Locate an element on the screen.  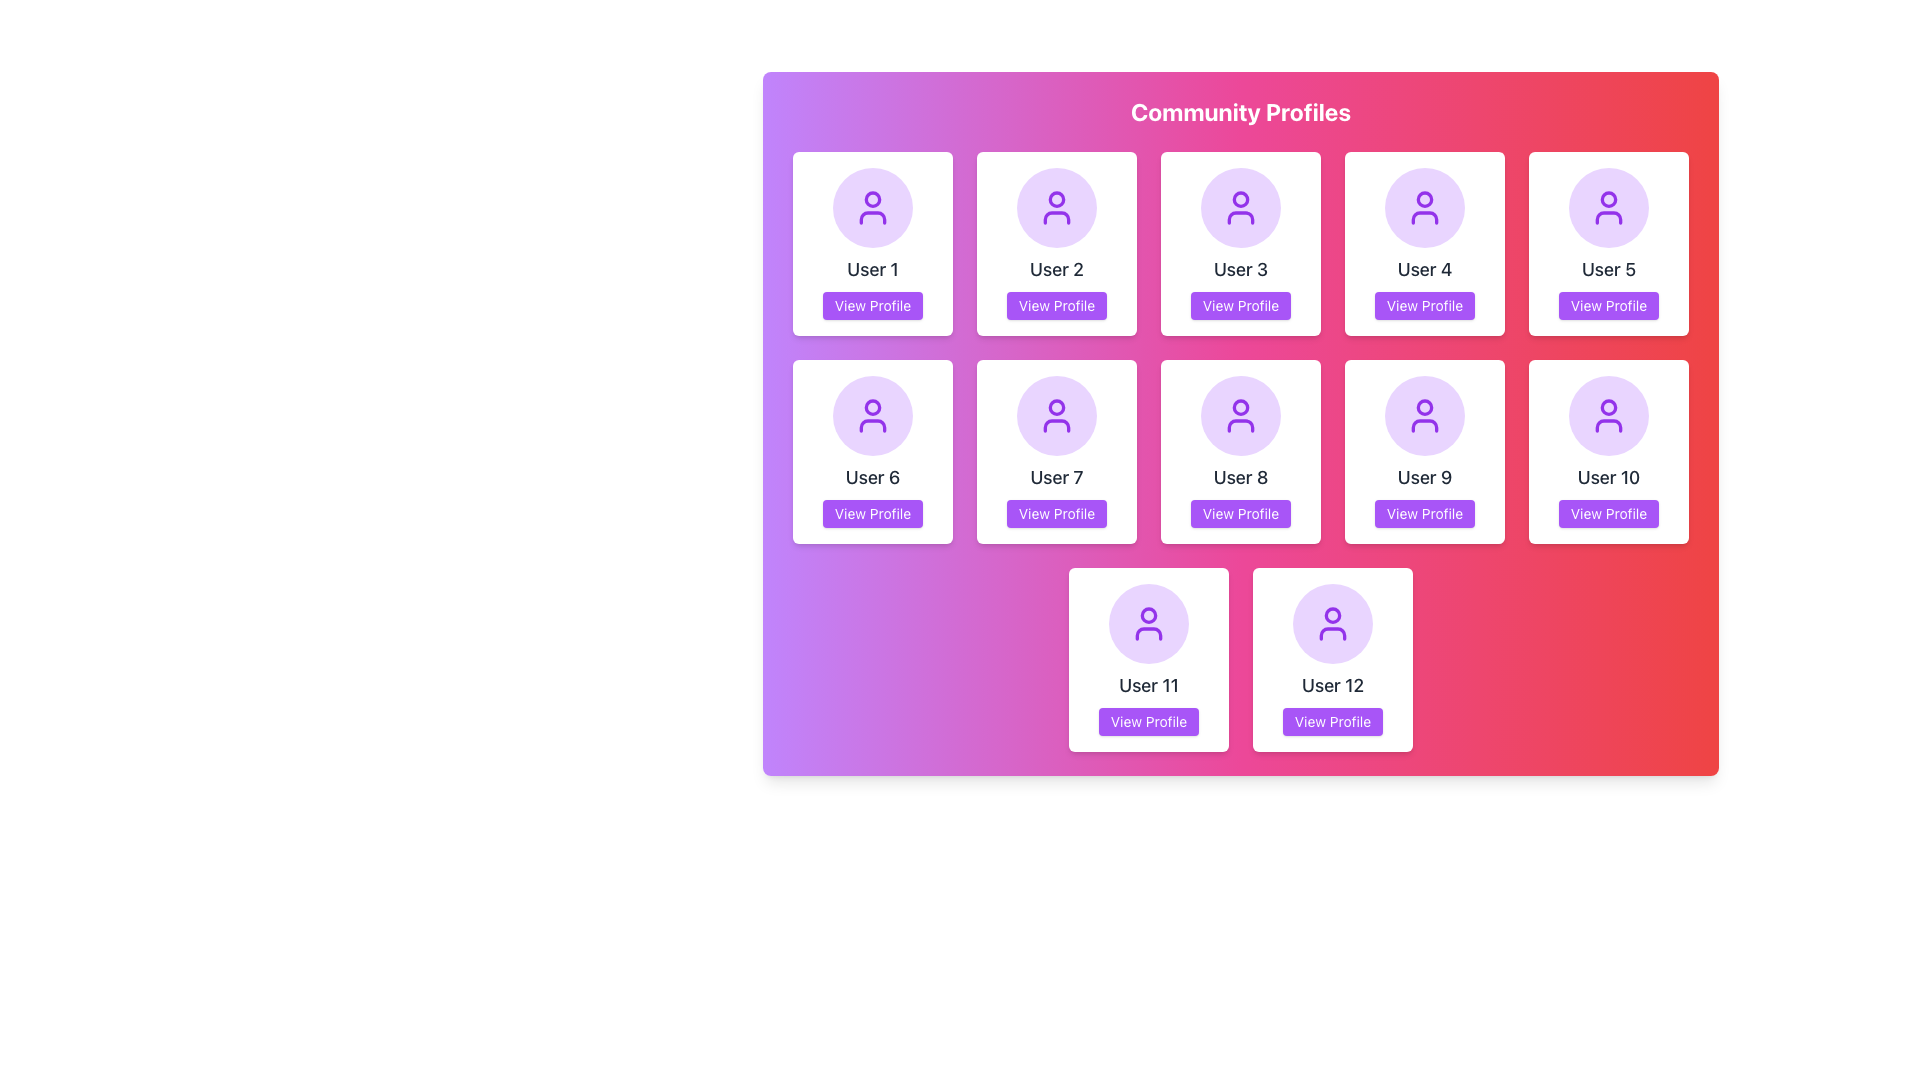
the circular icon with a purple background and a user icon, located in the top-right corner of the 'User 10' card under the 'Community Profiles' header is located at coordinates (1608, 415).